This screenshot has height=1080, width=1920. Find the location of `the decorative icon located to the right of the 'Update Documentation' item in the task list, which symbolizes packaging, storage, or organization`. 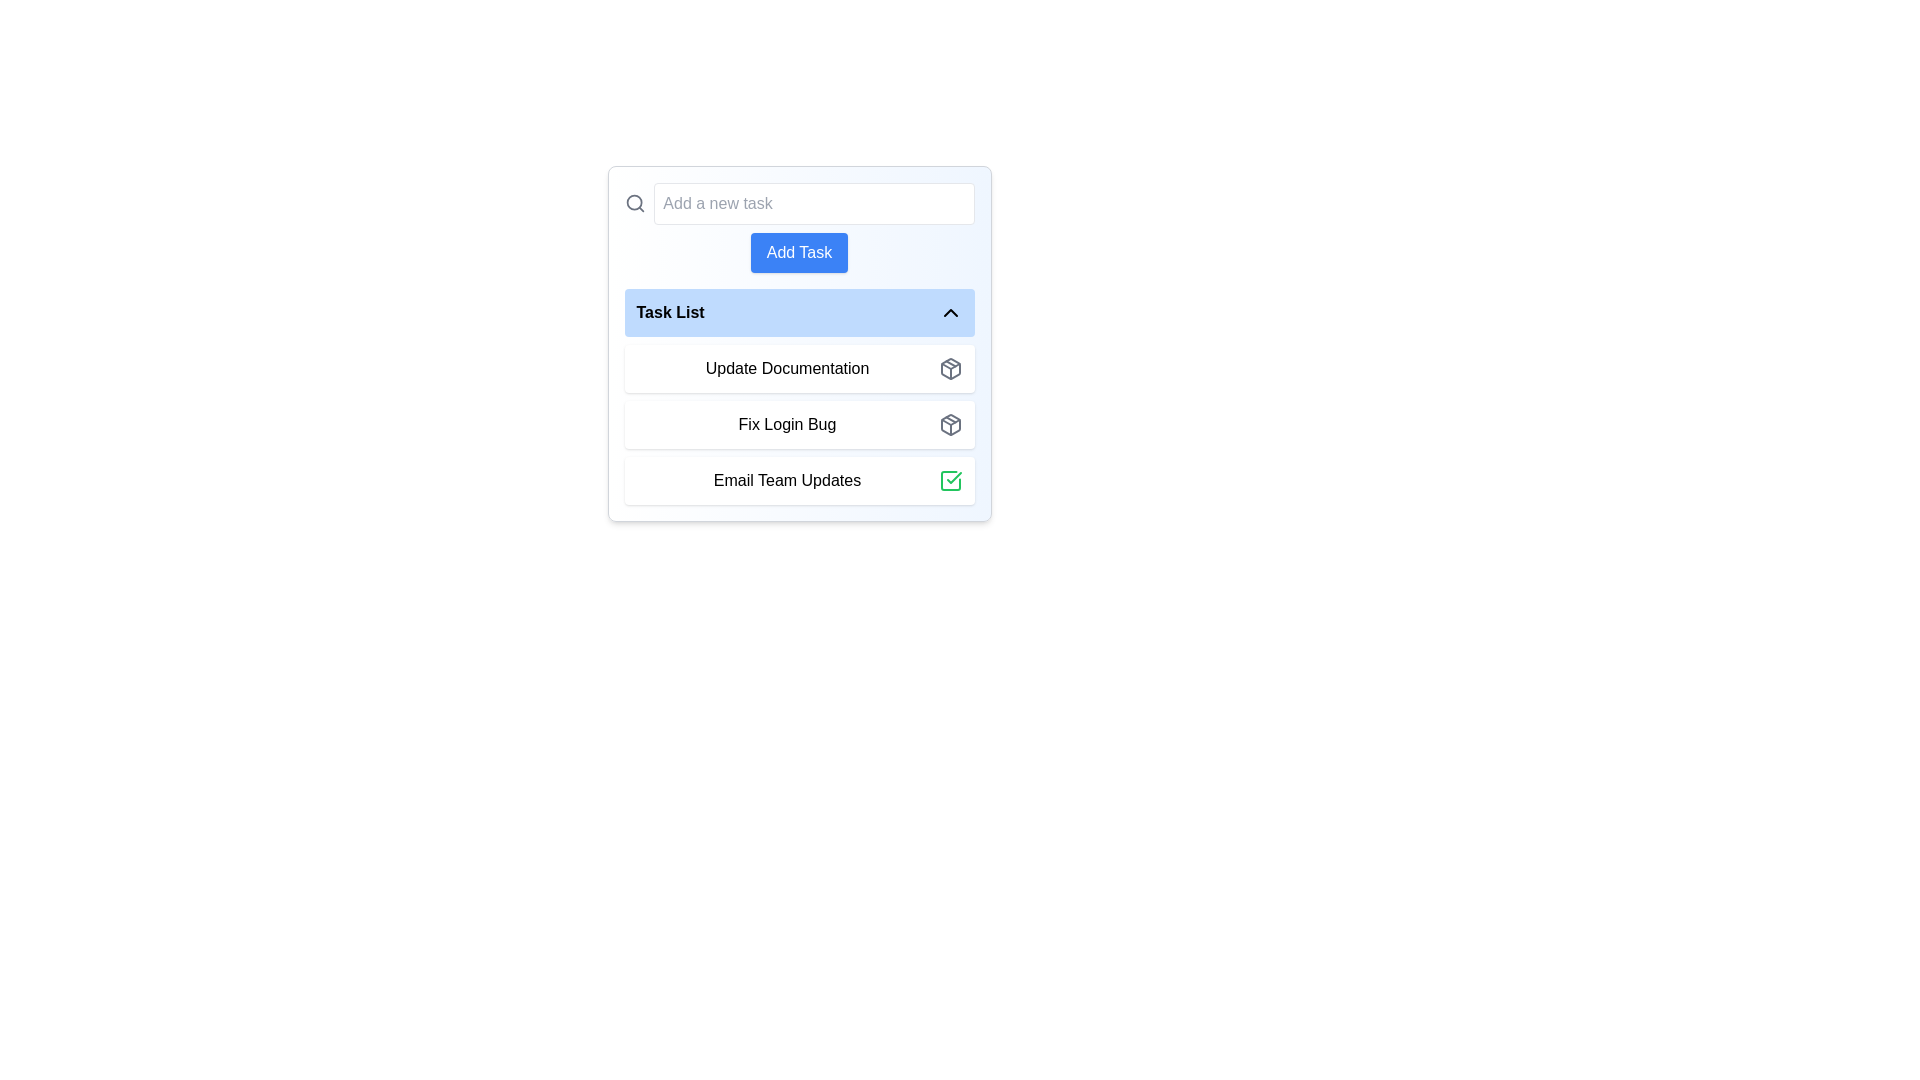

the decorative icon located to the right of the 'Update Documentation' item in the task list, which symbolizes packaging, storage, or organization is located at coordinates (949, 423).